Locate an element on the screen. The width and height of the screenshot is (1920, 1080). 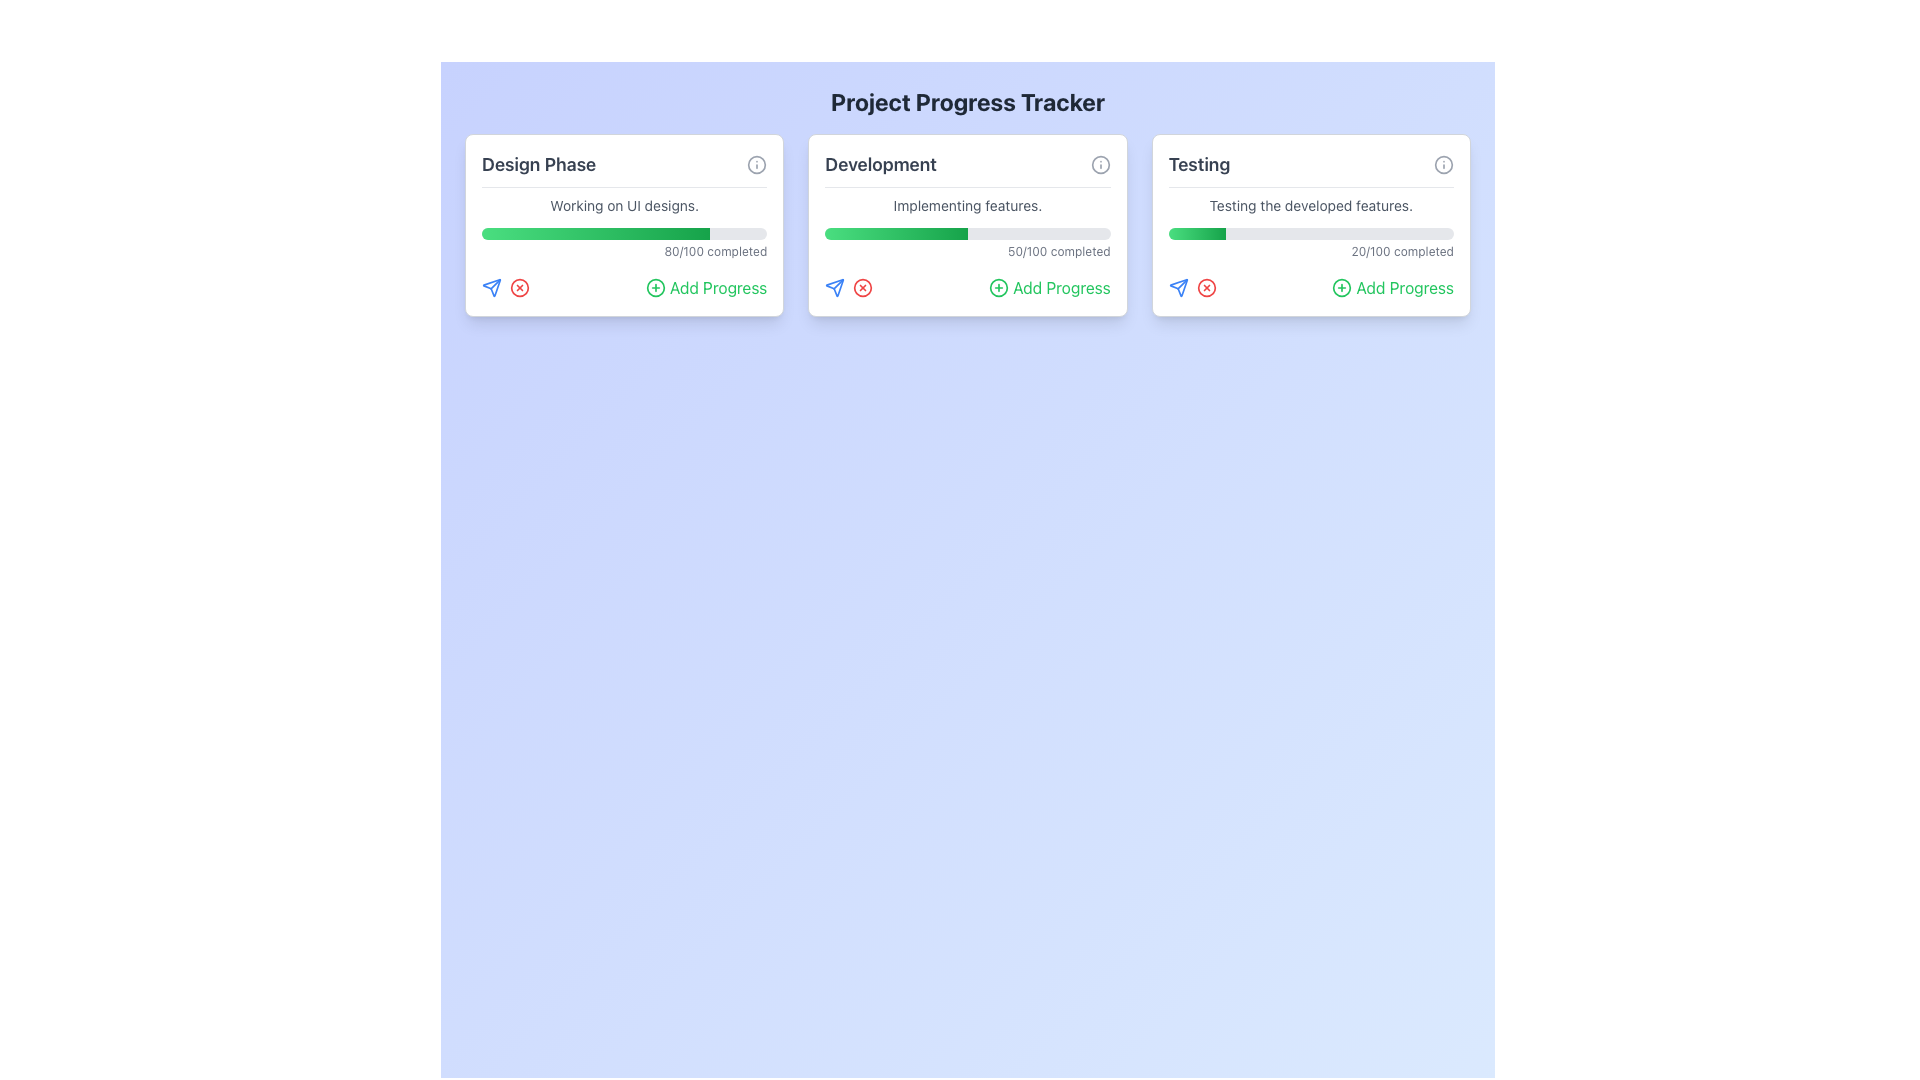
the progress value is located at coordinates (1195, 233).